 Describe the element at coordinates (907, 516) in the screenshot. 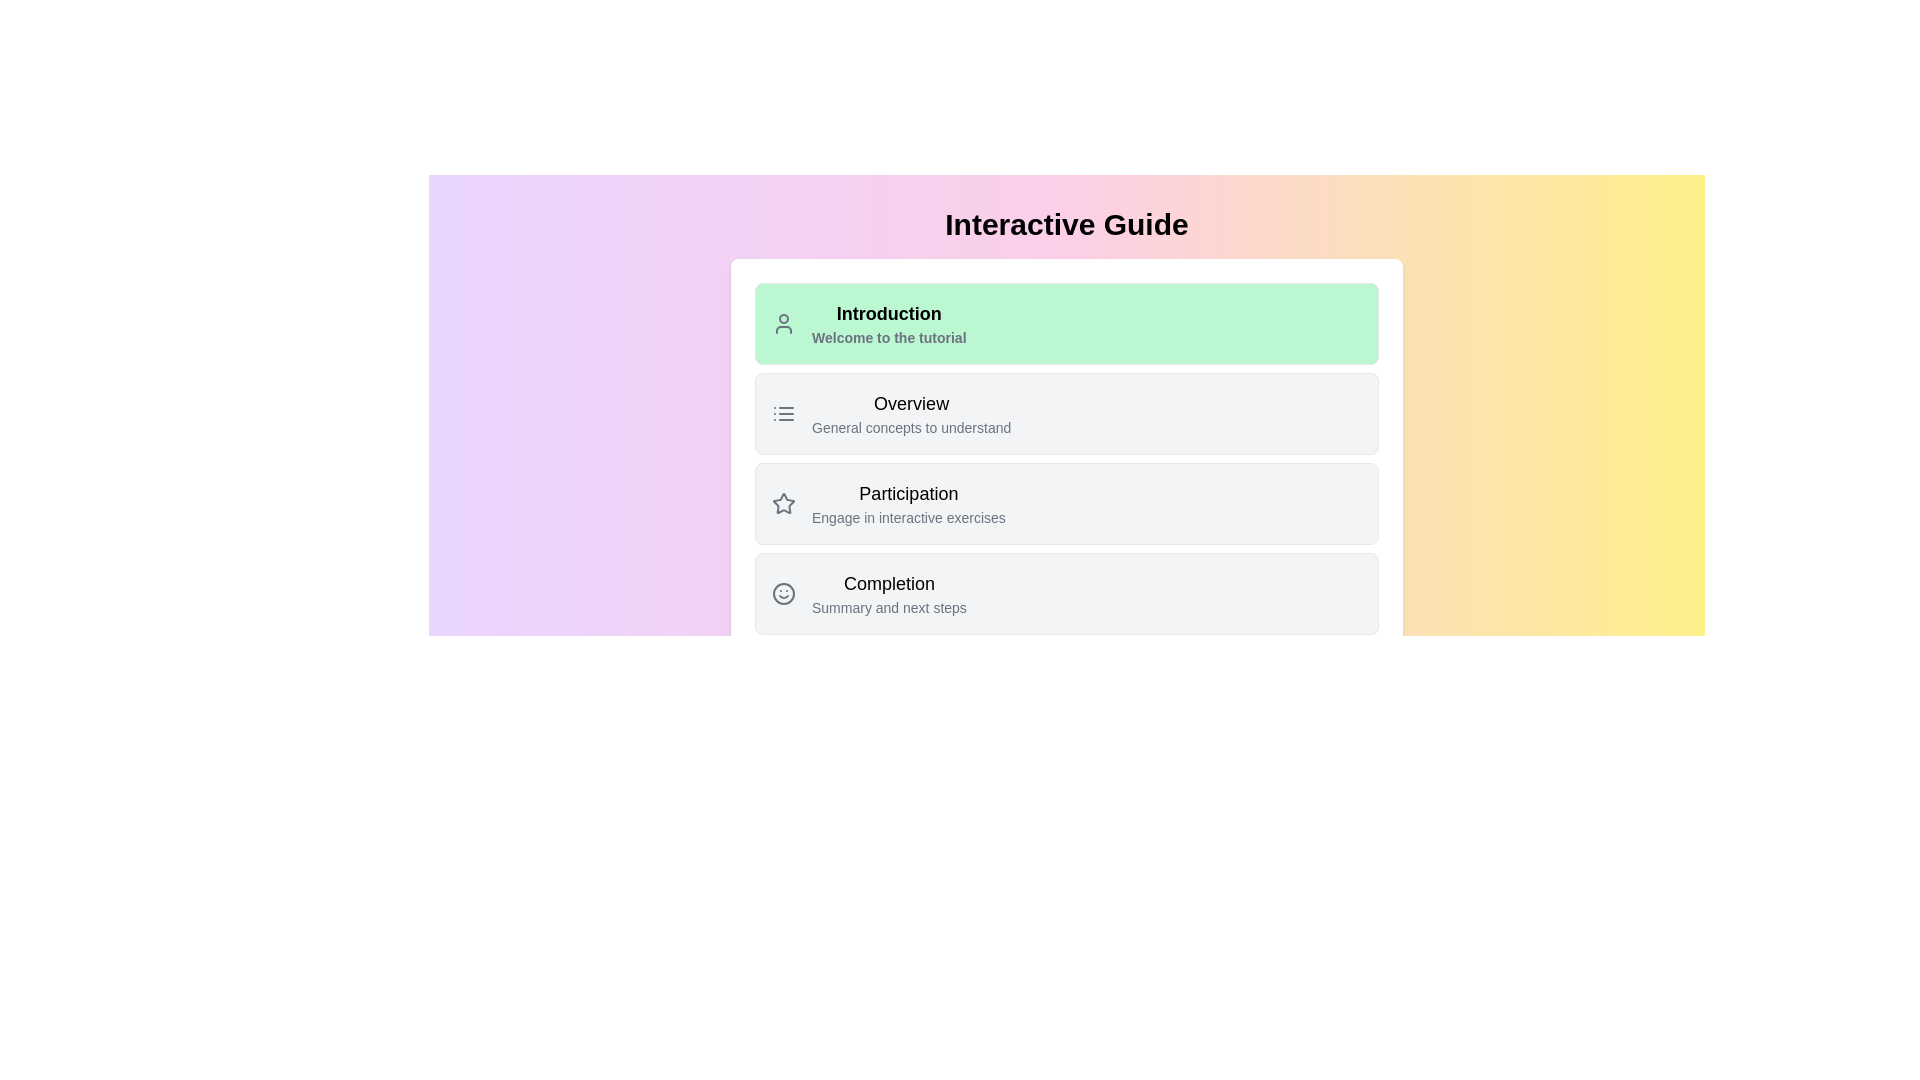

I see `the explanatory text label that provides additional context for the 'Participation' section of the interactive guide, located directly below the 'Participation' title text` at that location.